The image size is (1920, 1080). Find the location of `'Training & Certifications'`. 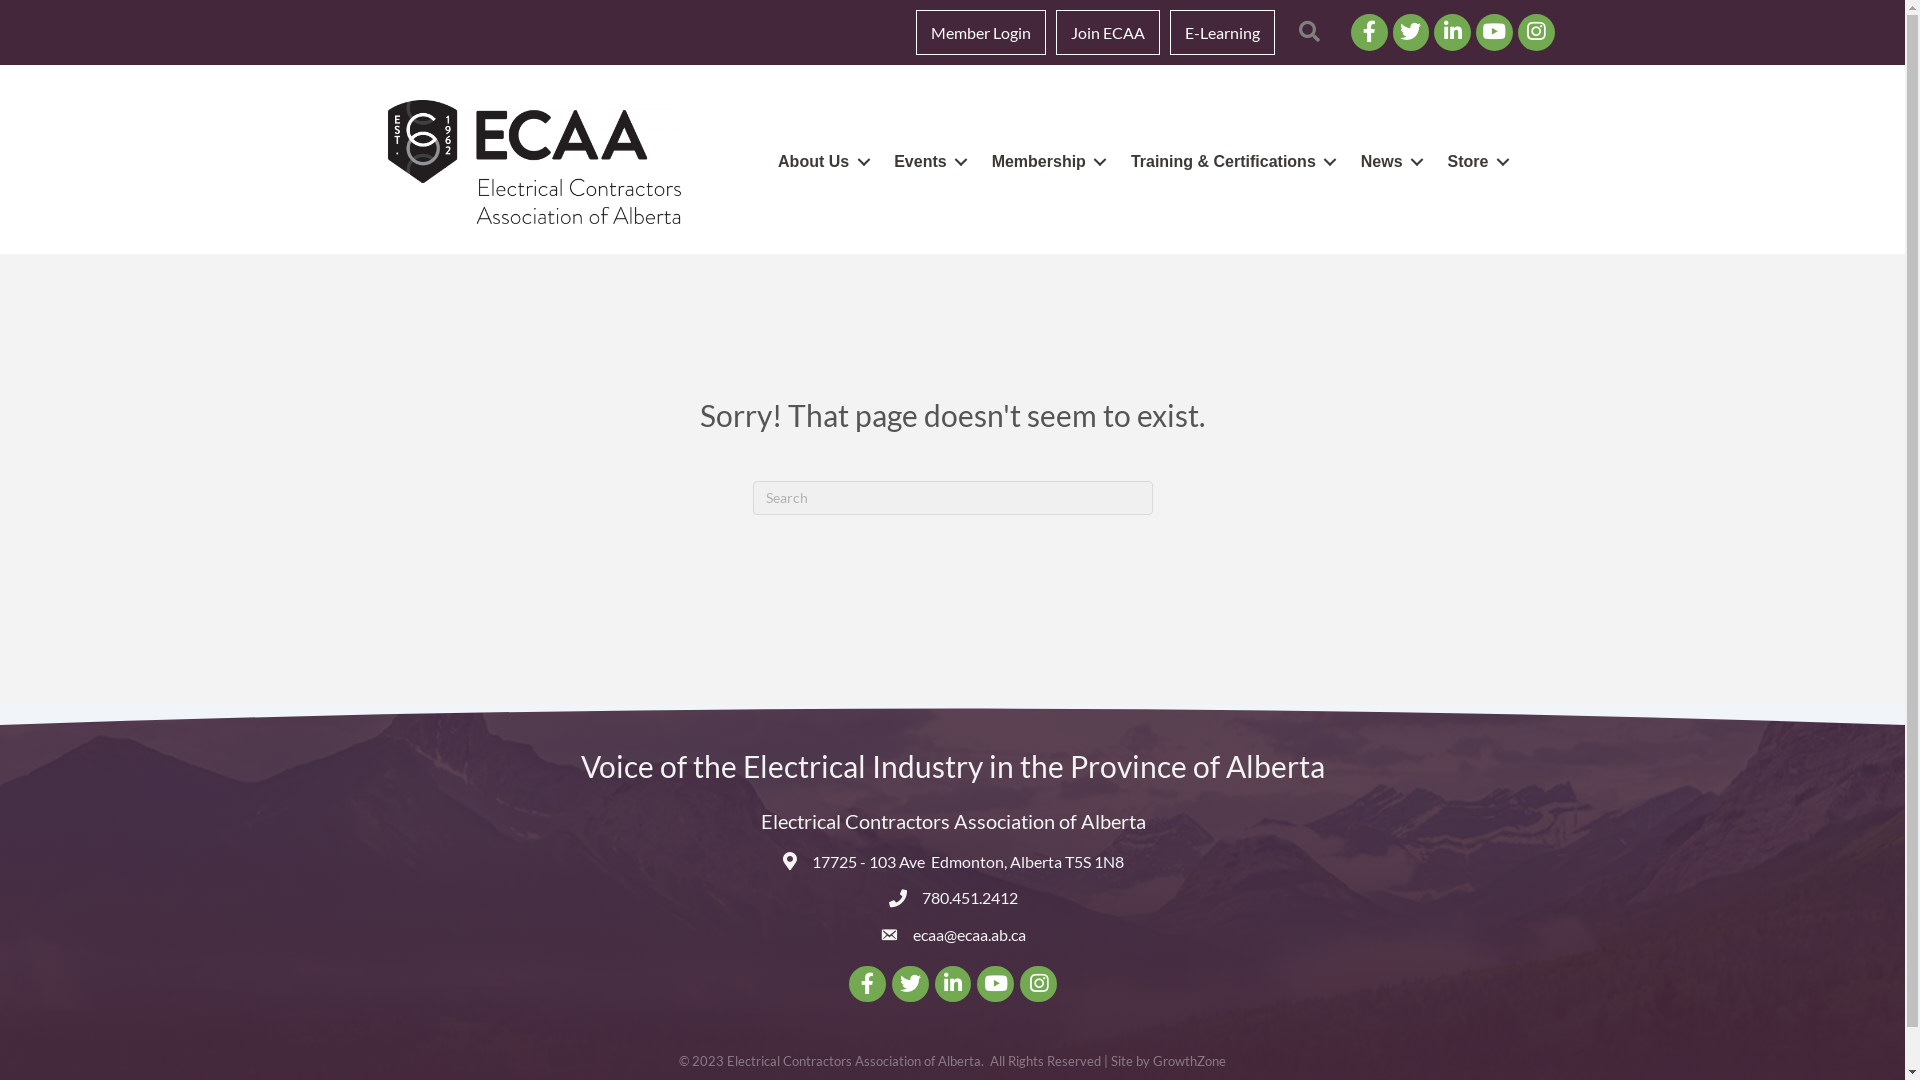

'Training & Certifications' is located at coordinates (1115, 160).